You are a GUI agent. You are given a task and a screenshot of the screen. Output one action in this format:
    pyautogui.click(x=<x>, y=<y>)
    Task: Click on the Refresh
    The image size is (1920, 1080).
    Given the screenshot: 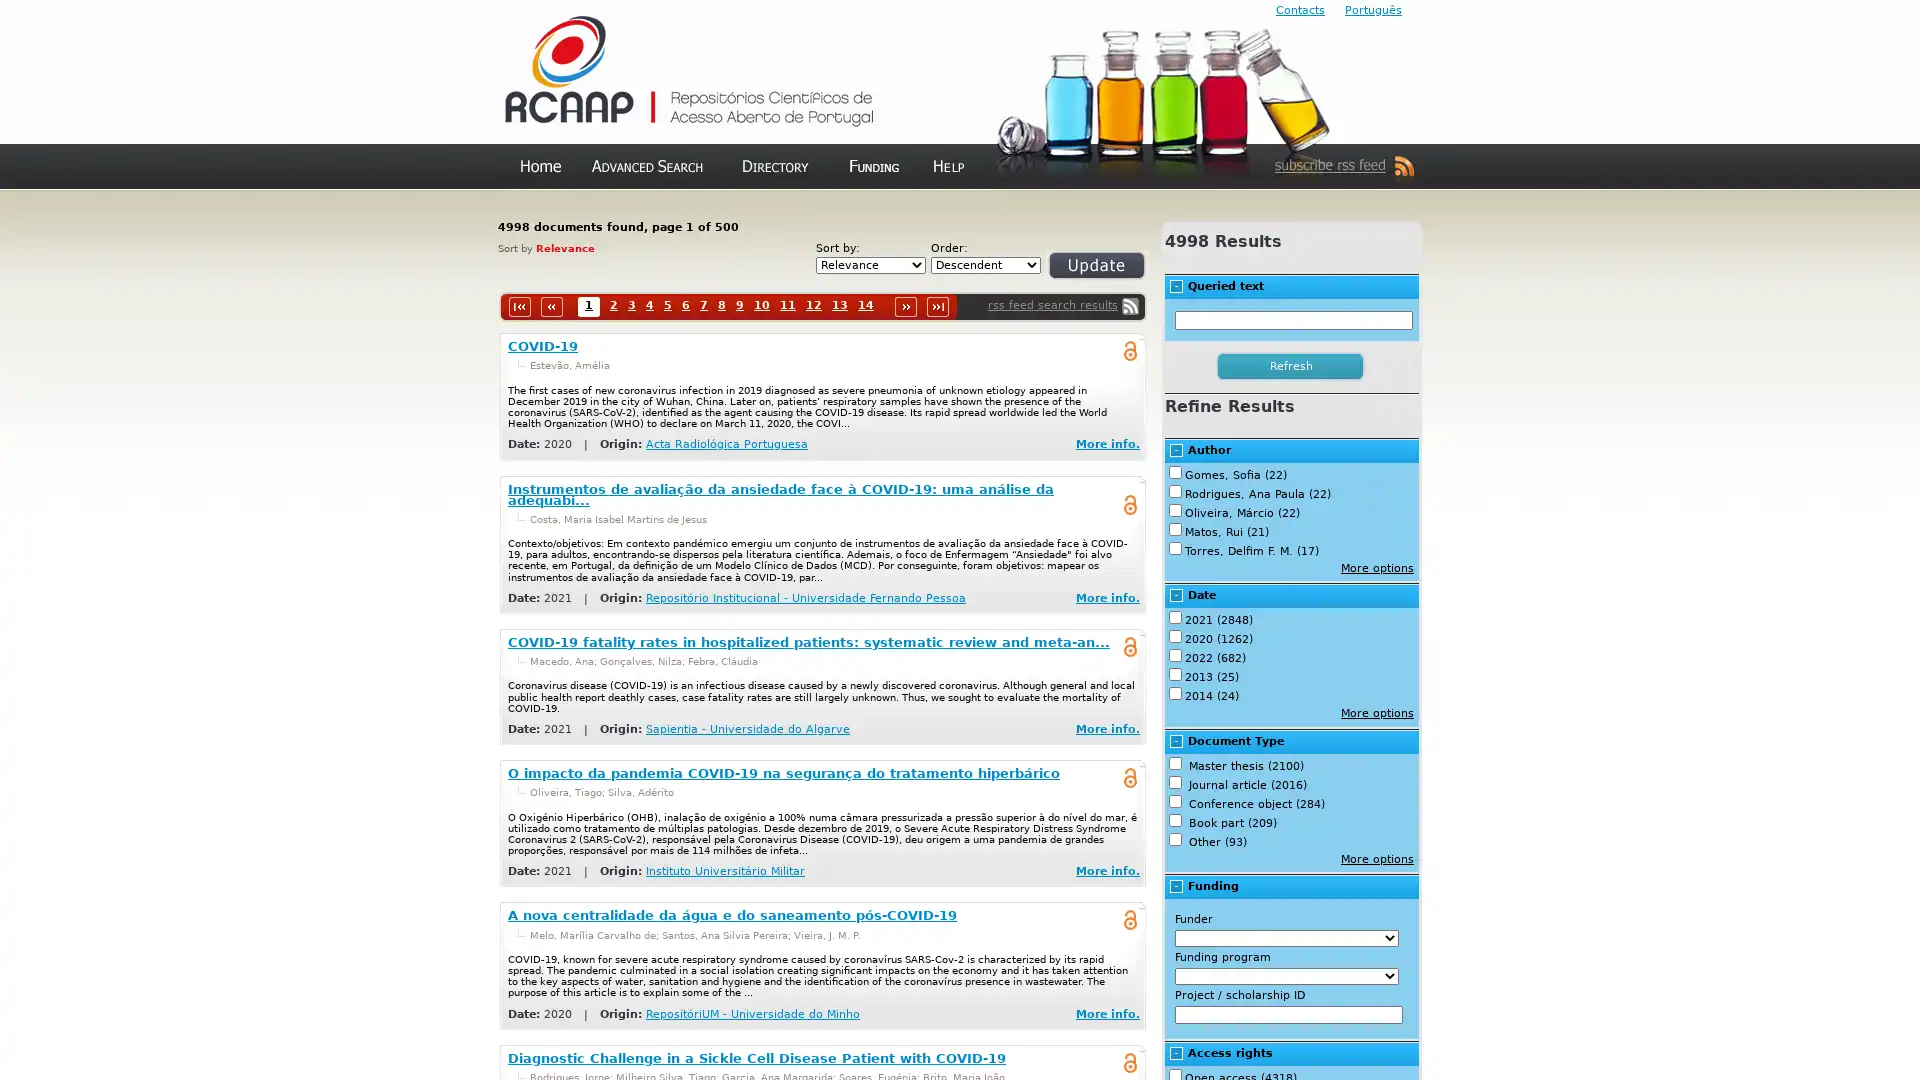 What is the action you would take?
    pyautogui.click(x=1072, y=273)
    